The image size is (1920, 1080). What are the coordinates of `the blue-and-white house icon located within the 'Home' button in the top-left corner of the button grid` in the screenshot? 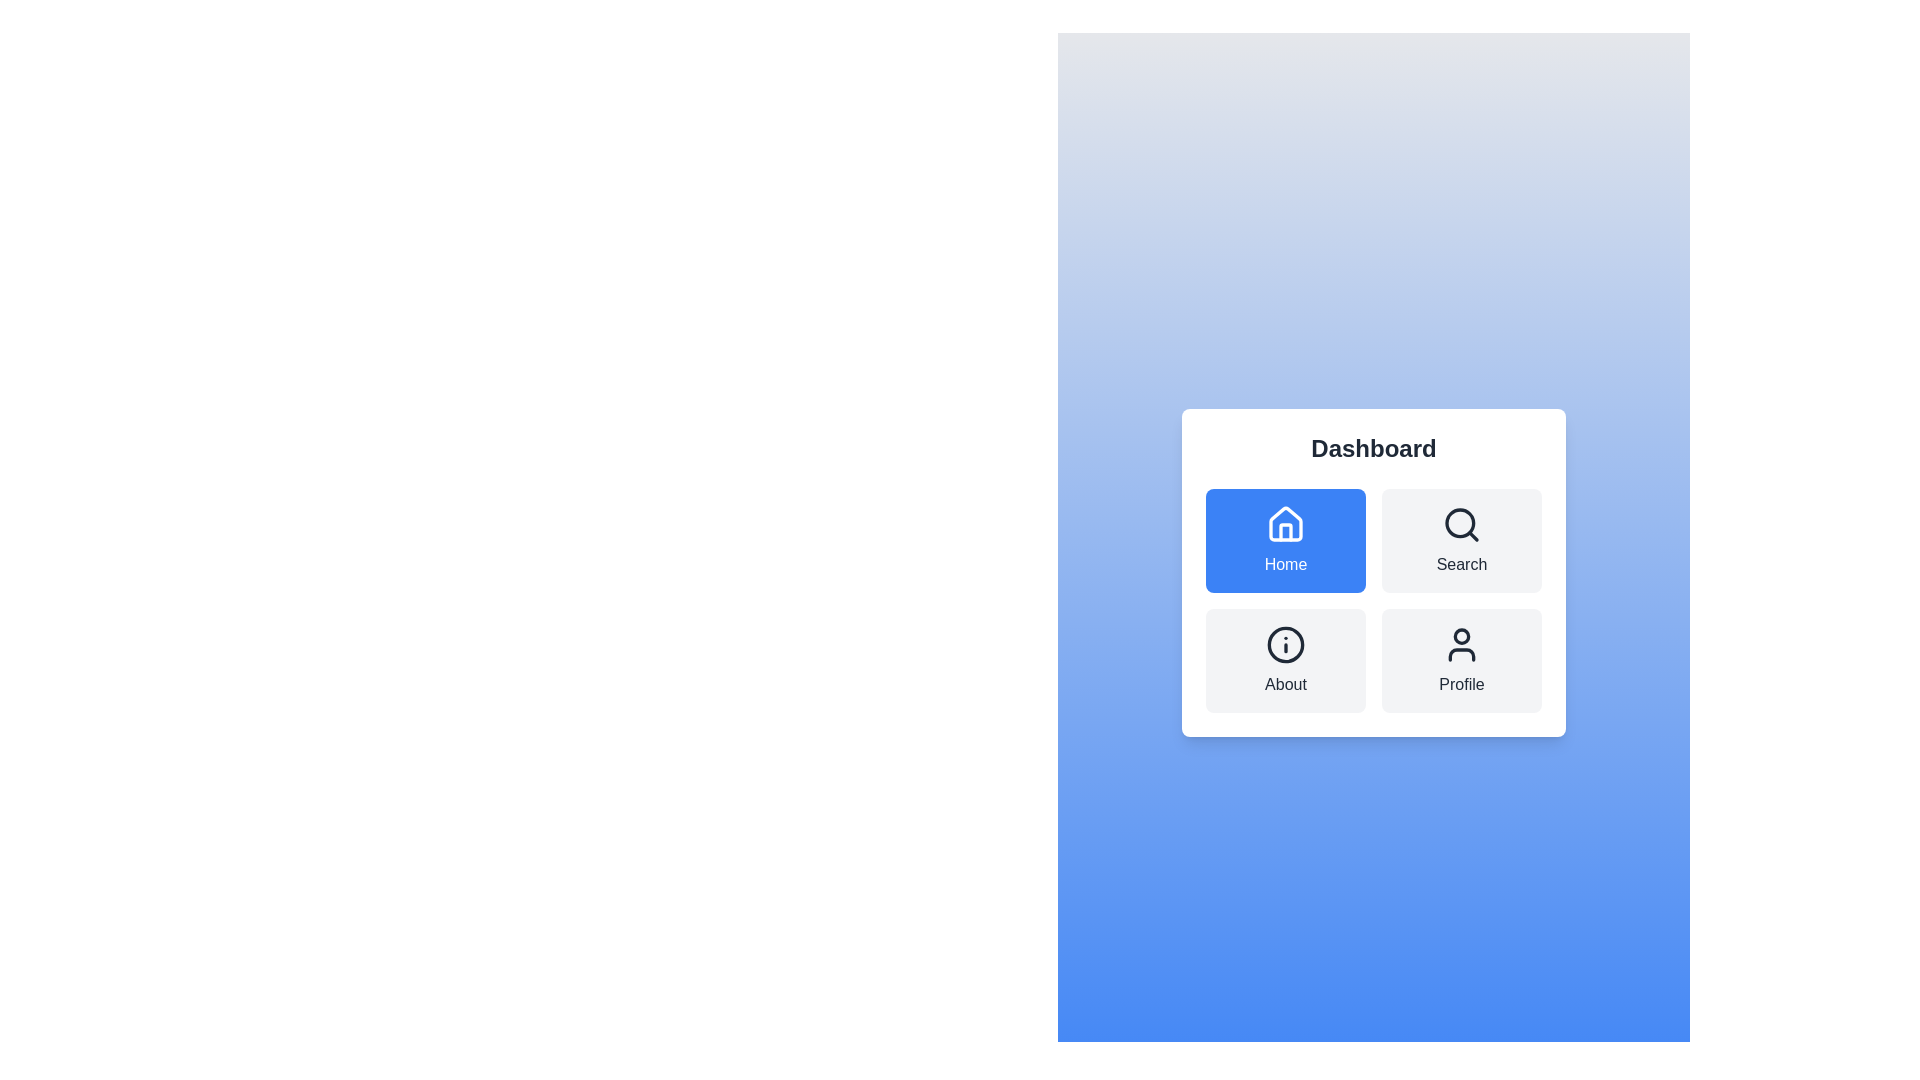 It's located at (1286, 523).